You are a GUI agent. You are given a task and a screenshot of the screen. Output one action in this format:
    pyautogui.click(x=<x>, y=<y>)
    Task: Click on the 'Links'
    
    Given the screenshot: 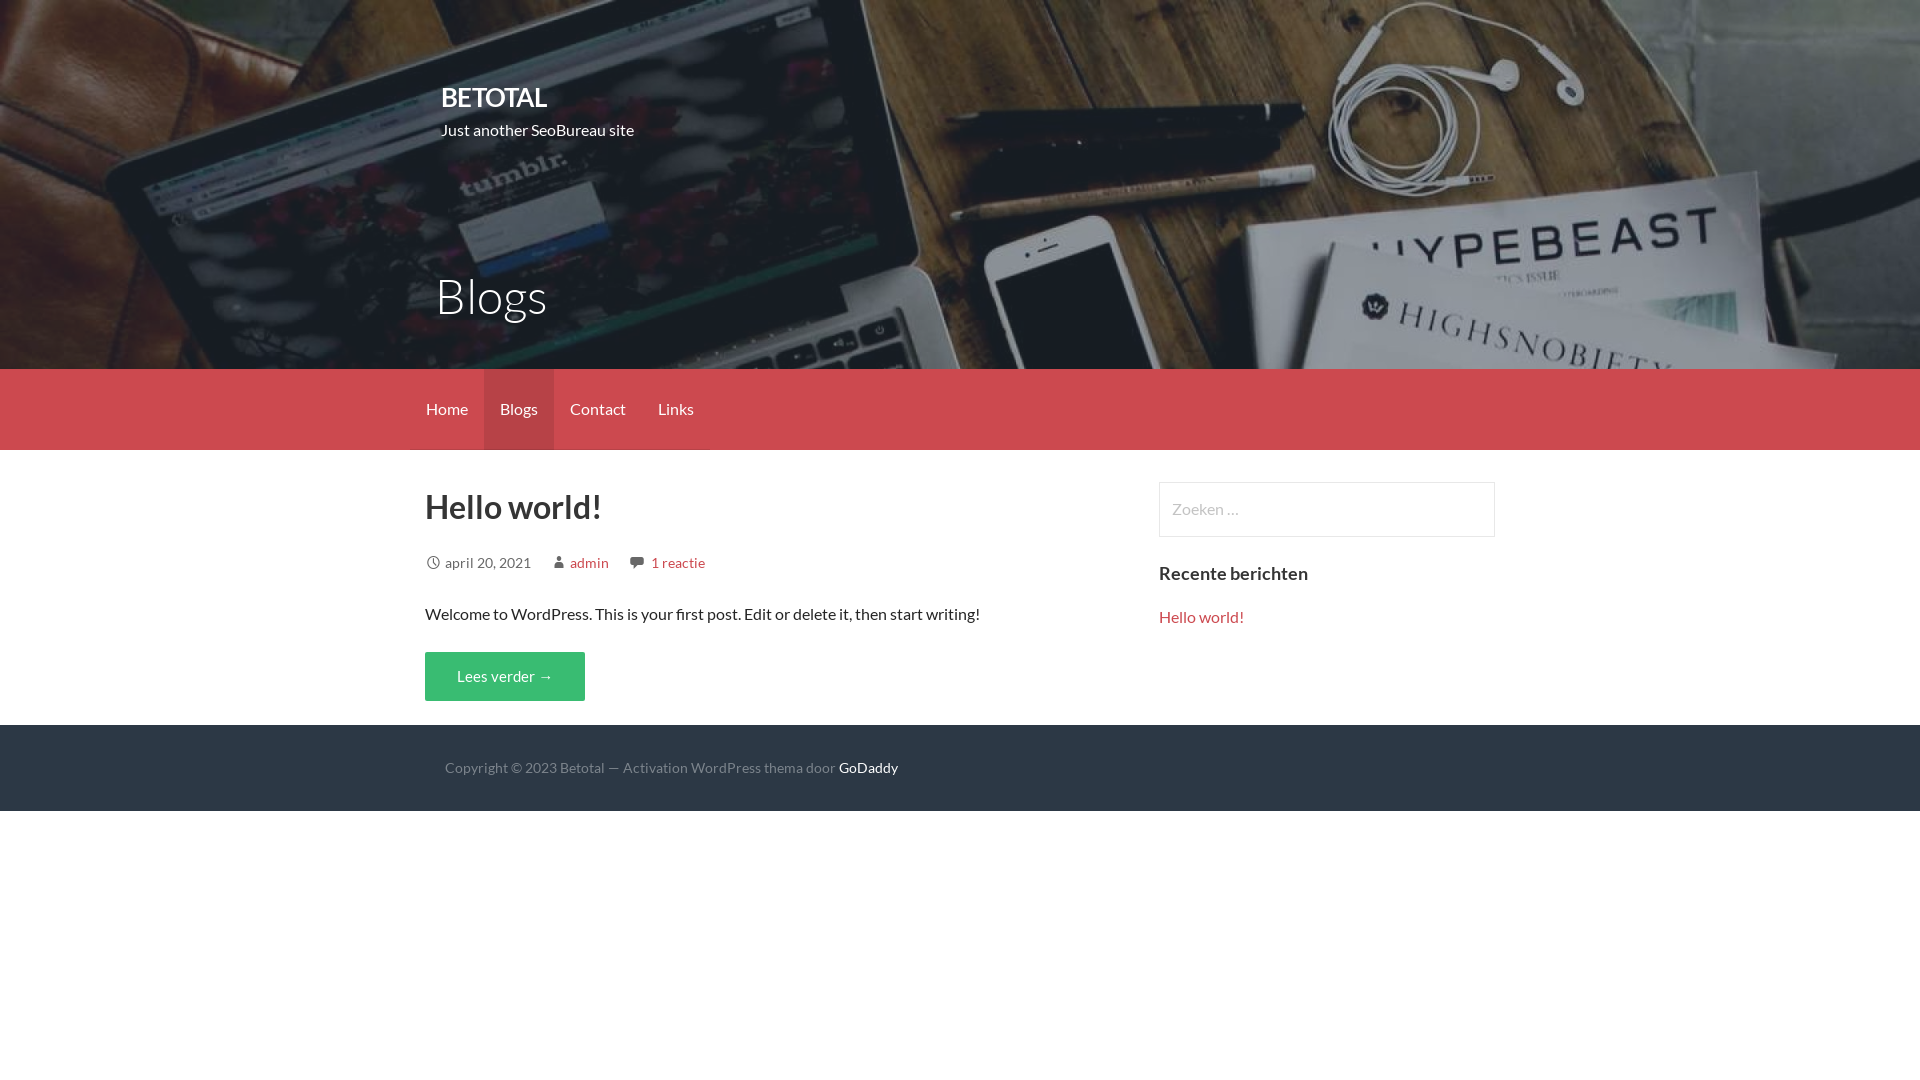 What is the action you would take?
    pyautogui.click(x=676, y=408)
    